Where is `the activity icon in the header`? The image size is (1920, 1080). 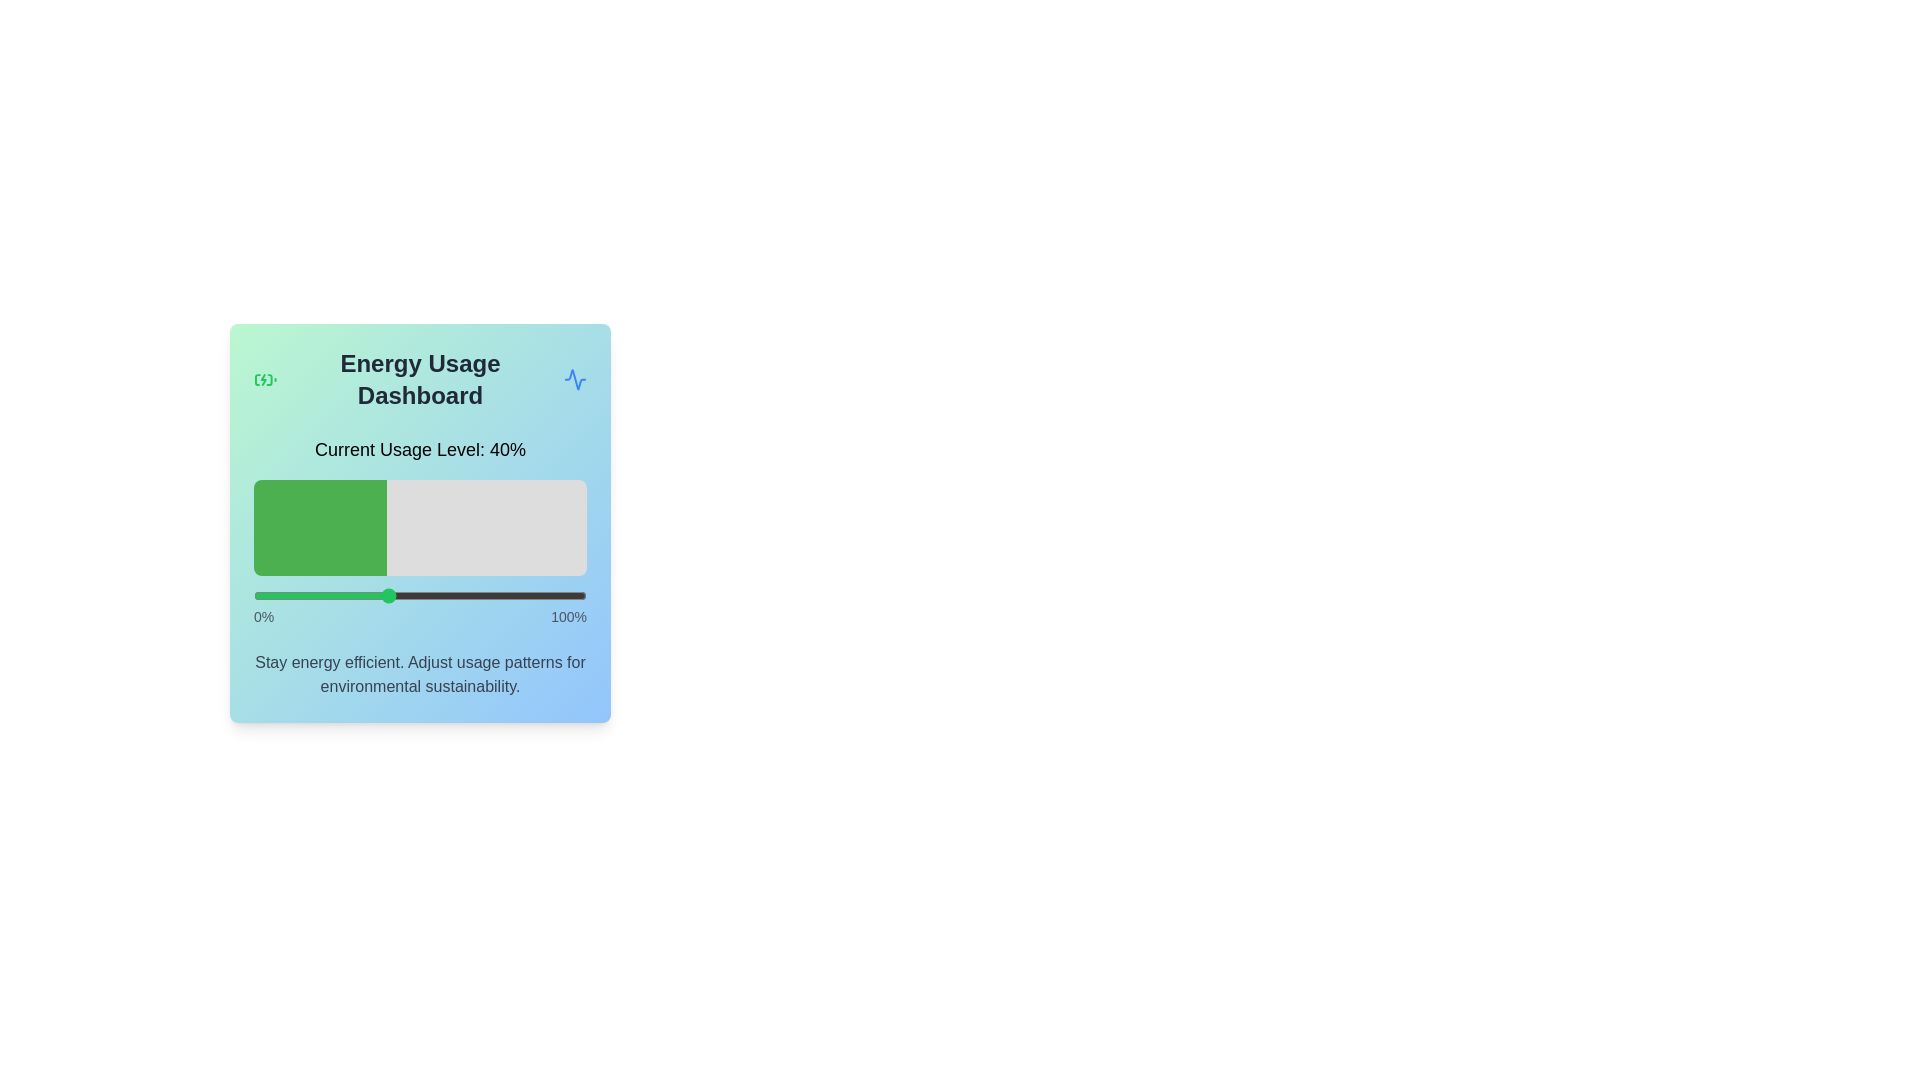 the activity icon in the header is located at coordinates (574, 380).